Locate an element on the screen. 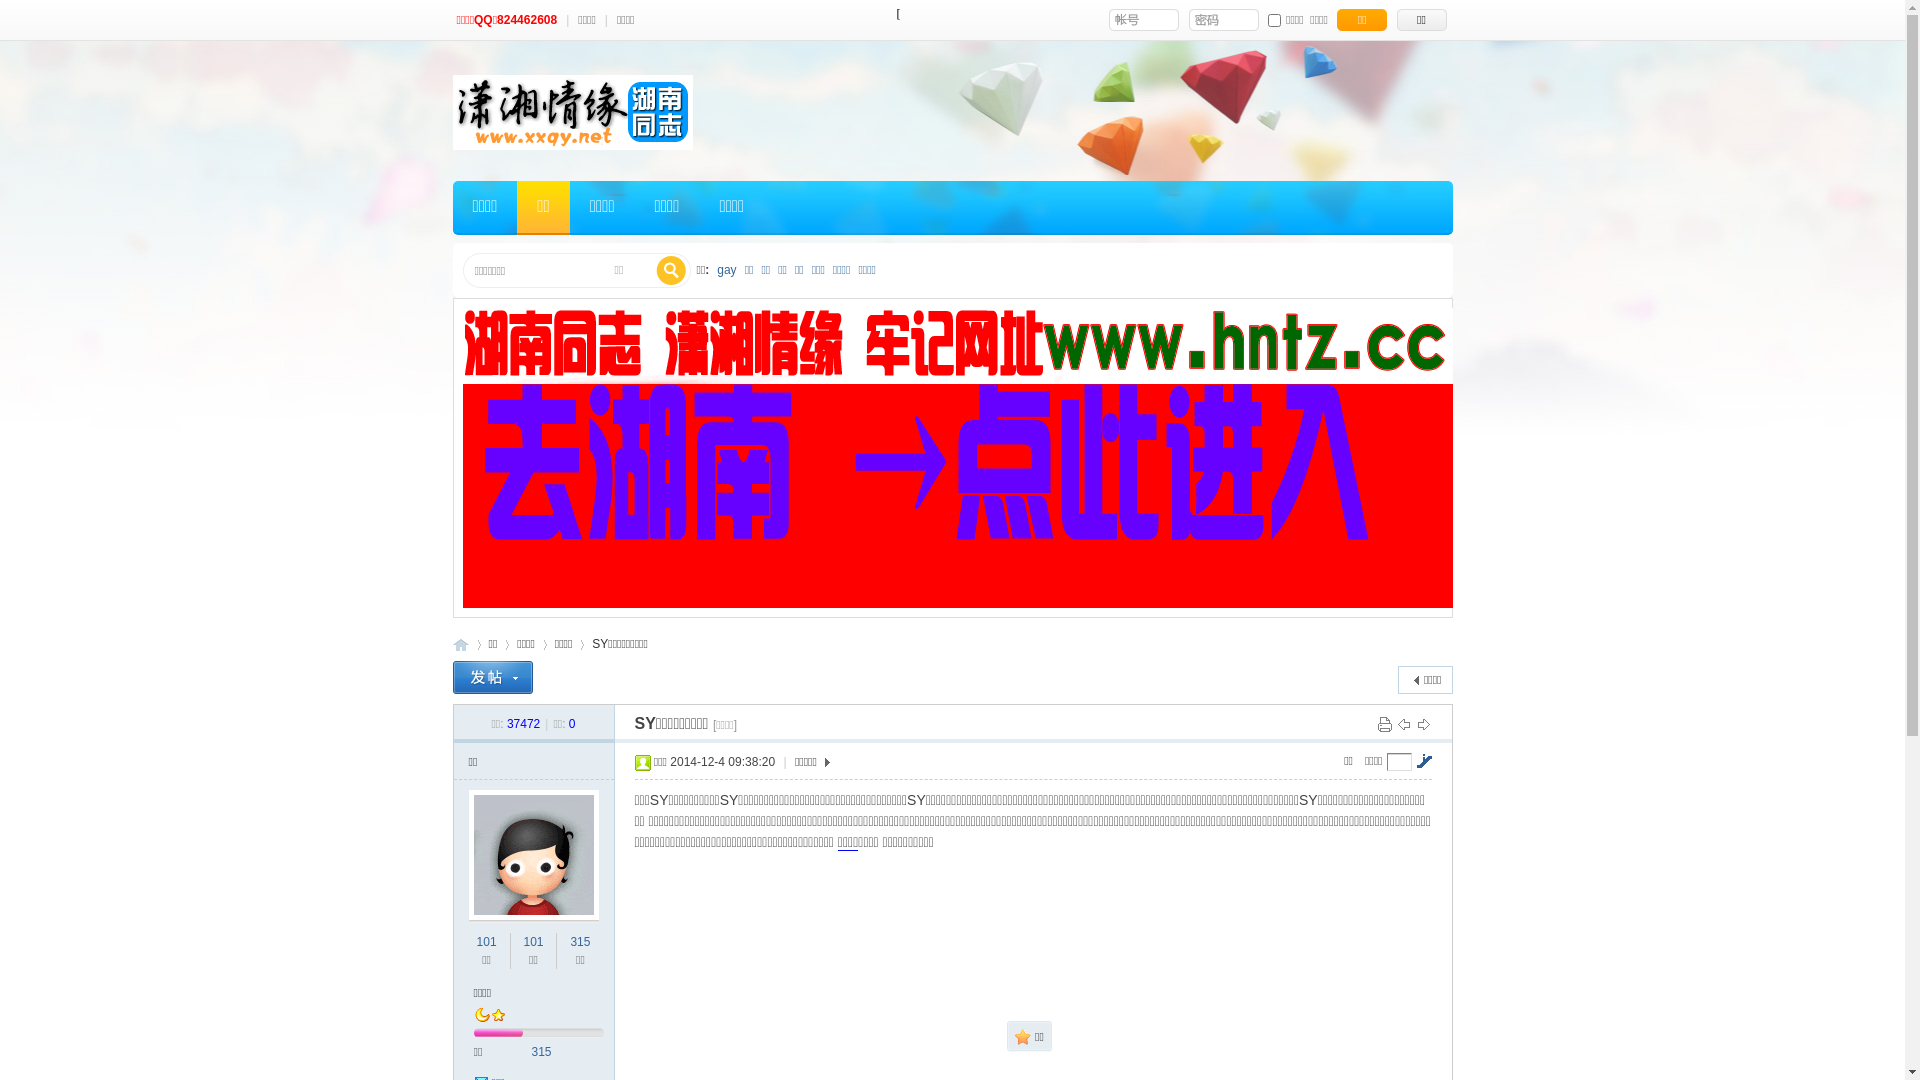 This screenshot has width=1920, height=1080. 'gay' is located at coordinates (725, 270).